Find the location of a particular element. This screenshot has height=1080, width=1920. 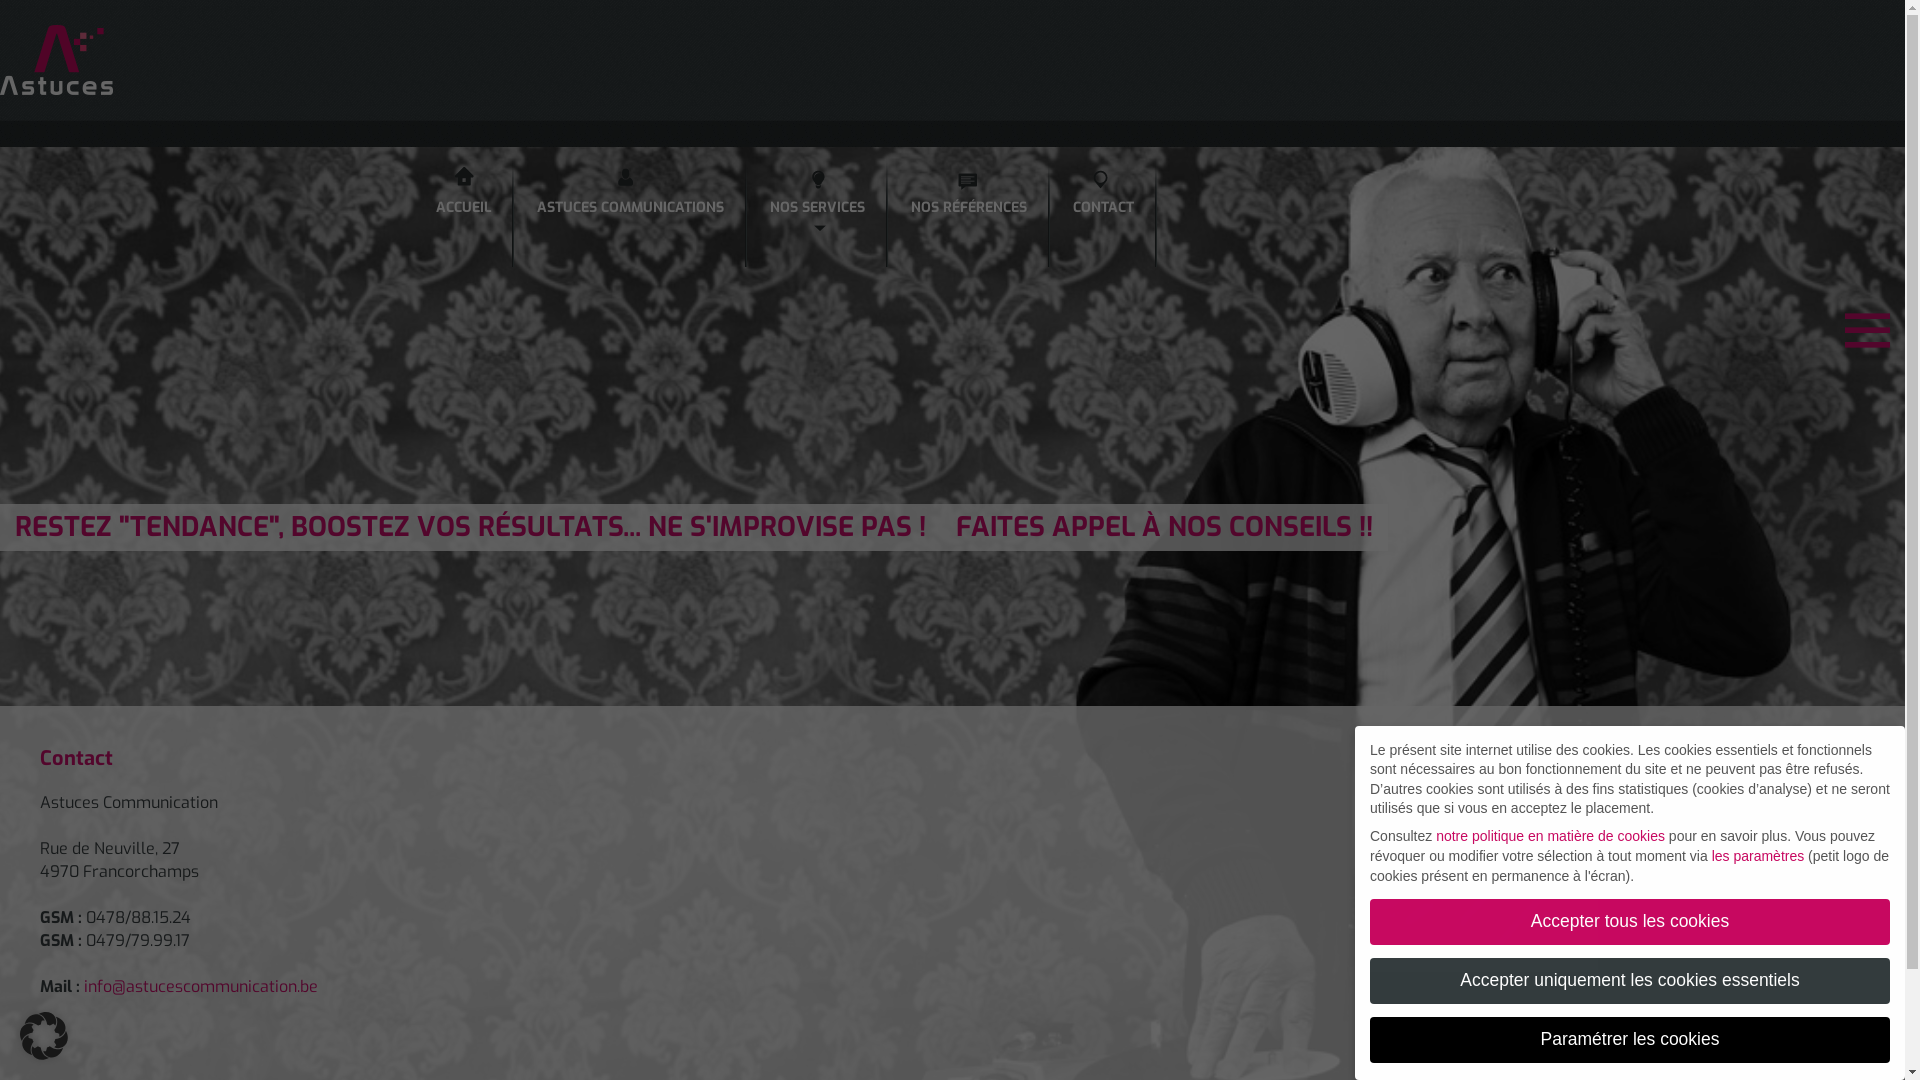

'Accepter uniquement les cookies essentiels' is located at coordinates (1630, 979).